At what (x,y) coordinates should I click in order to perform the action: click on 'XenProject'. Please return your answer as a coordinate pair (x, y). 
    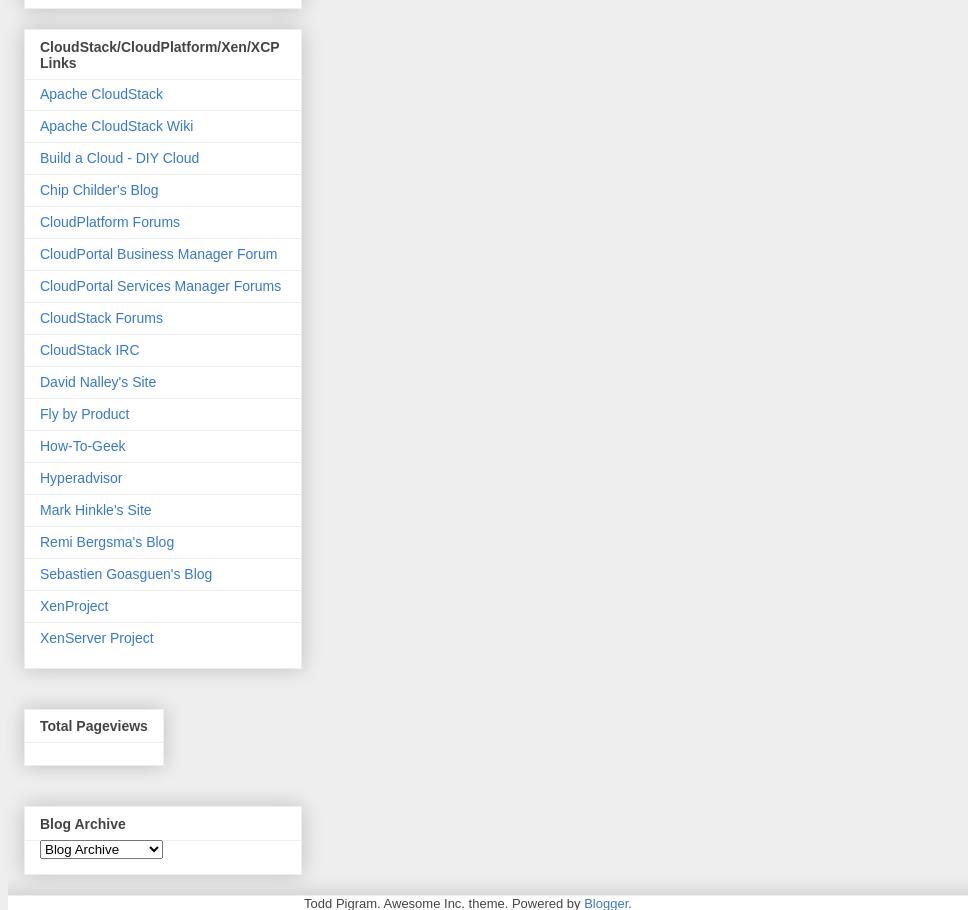
    Looking at the image, I should click on (39, 603).